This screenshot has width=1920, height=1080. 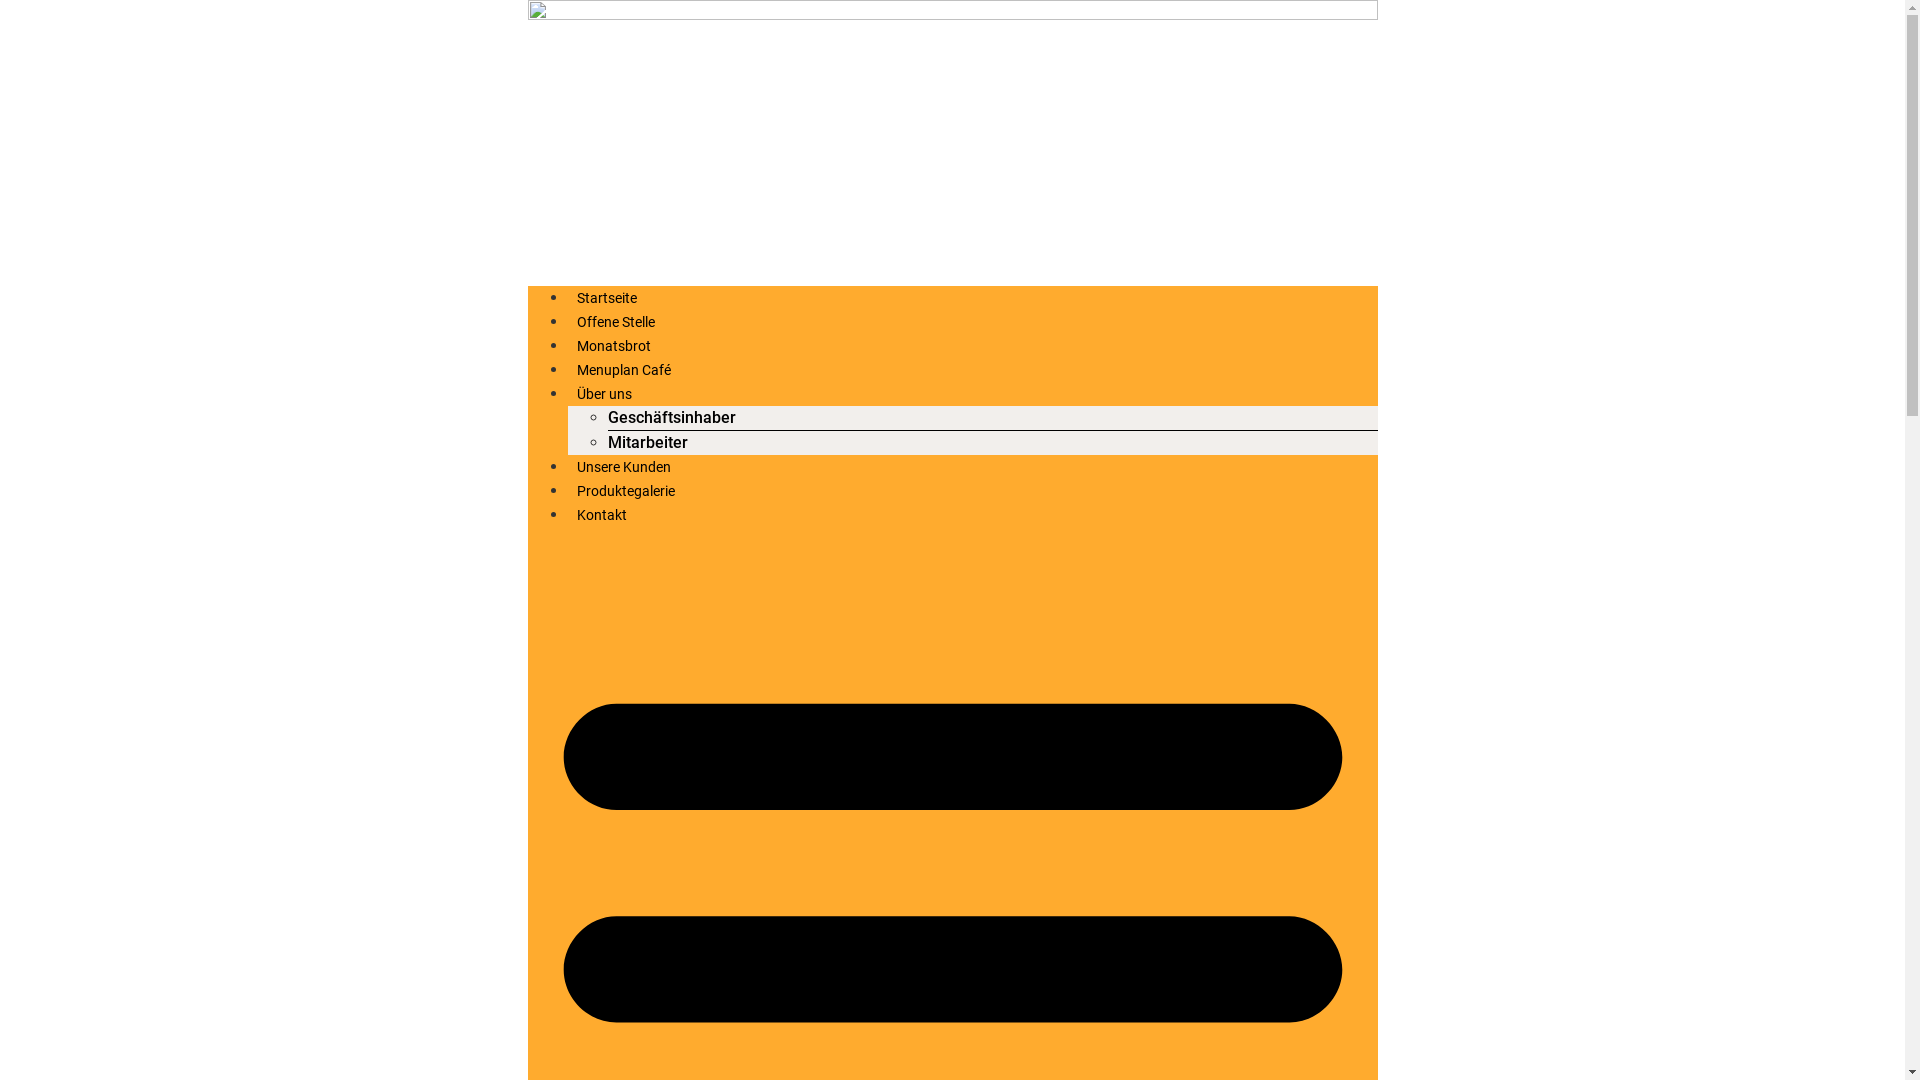 What do you see at coordinates (614, 320) in the screenshot?
I see `'Offene Stelle'` at bounding box center [614, 320].